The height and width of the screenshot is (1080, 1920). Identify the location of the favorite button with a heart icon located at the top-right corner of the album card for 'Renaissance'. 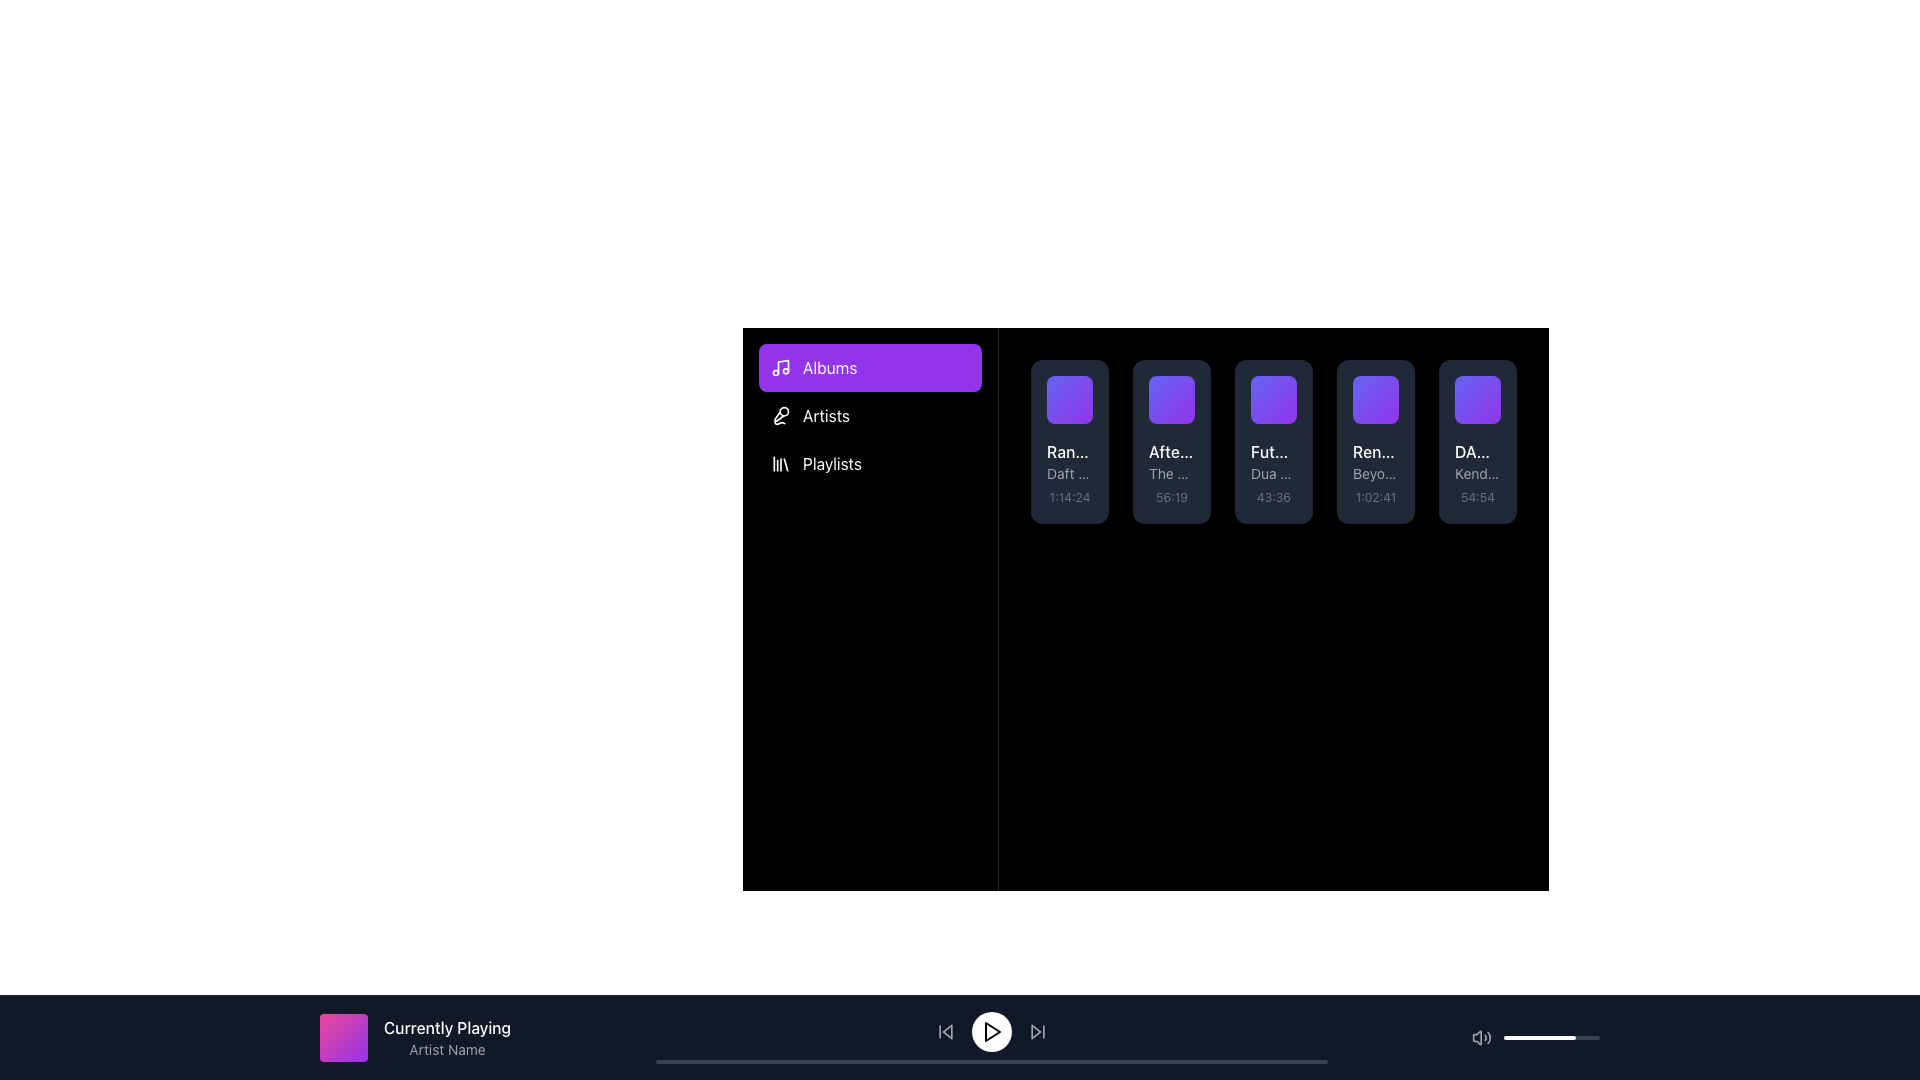
(1386, 388).